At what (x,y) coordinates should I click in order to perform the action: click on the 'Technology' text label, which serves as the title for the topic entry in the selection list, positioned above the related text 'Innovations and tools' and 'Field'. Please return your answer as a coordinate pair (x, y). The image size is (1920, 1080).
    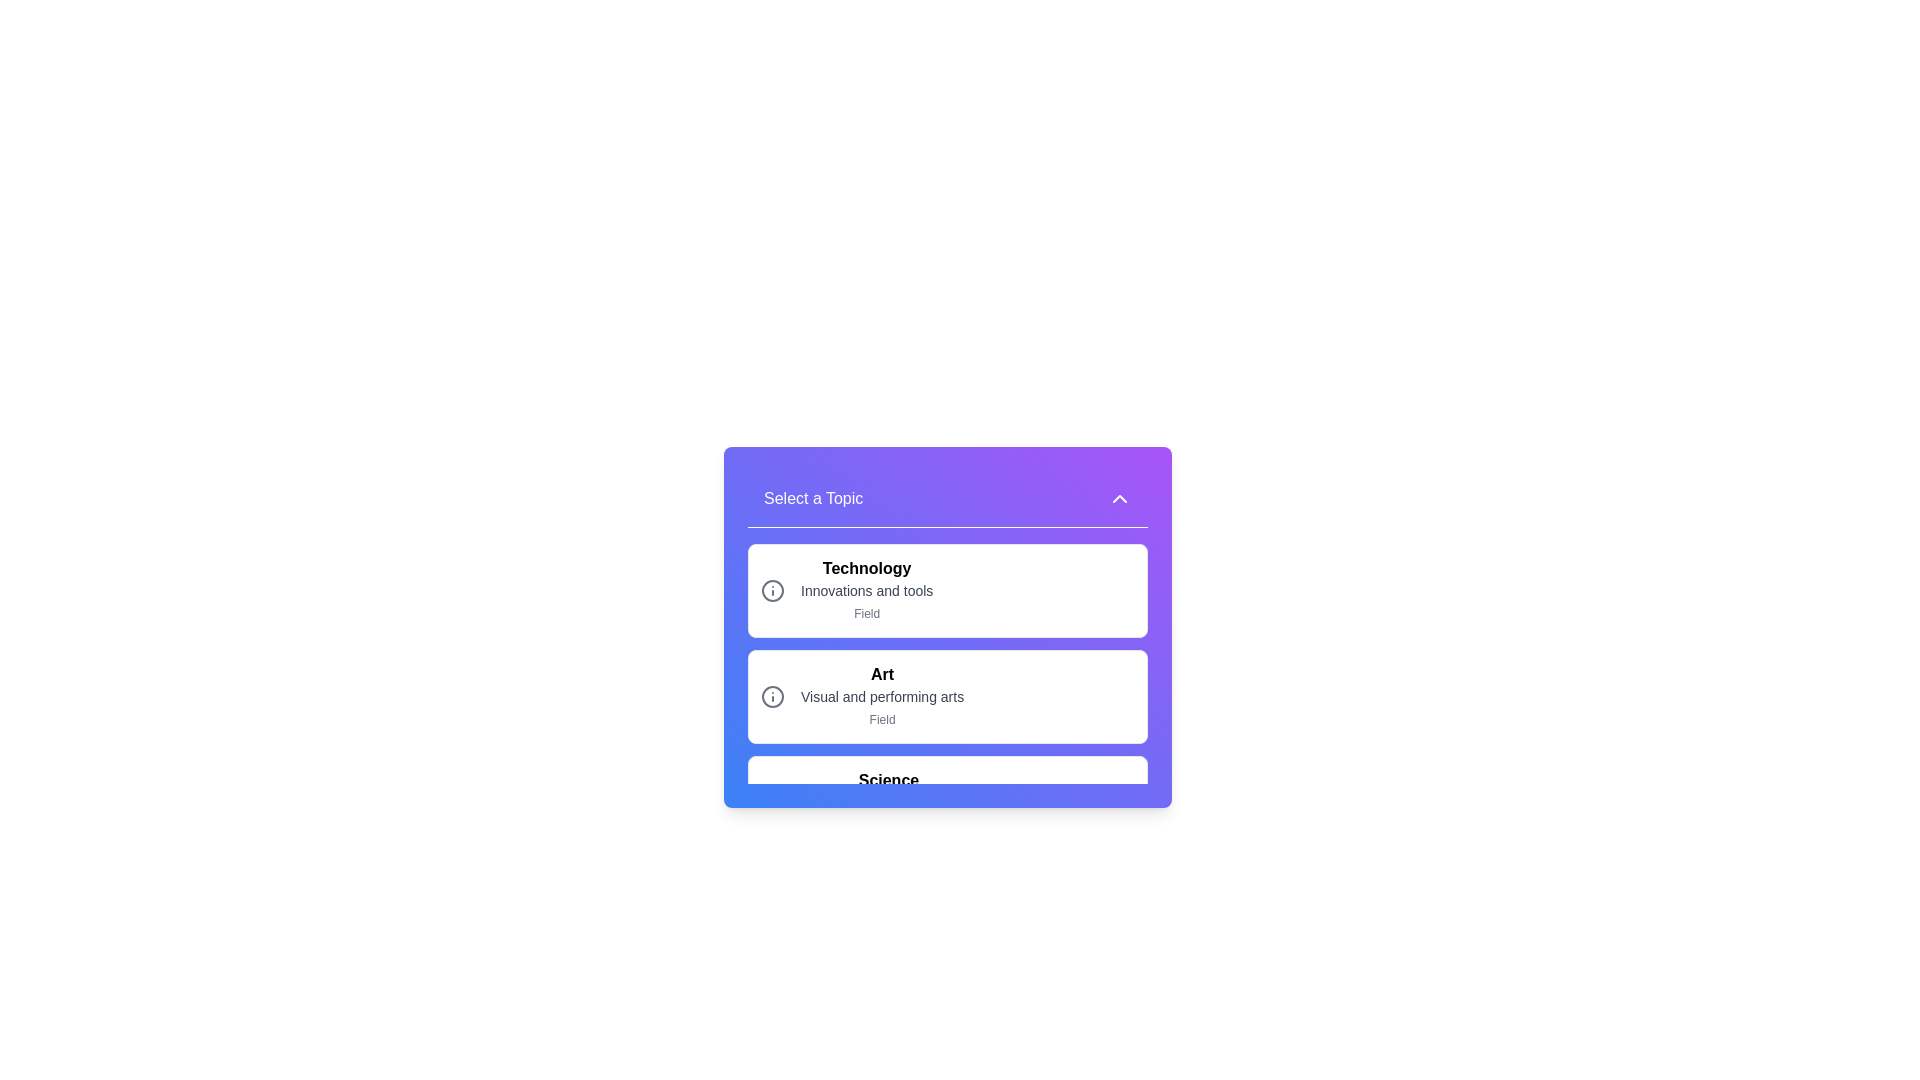
    Looking at the image, I should click on (867, 569).